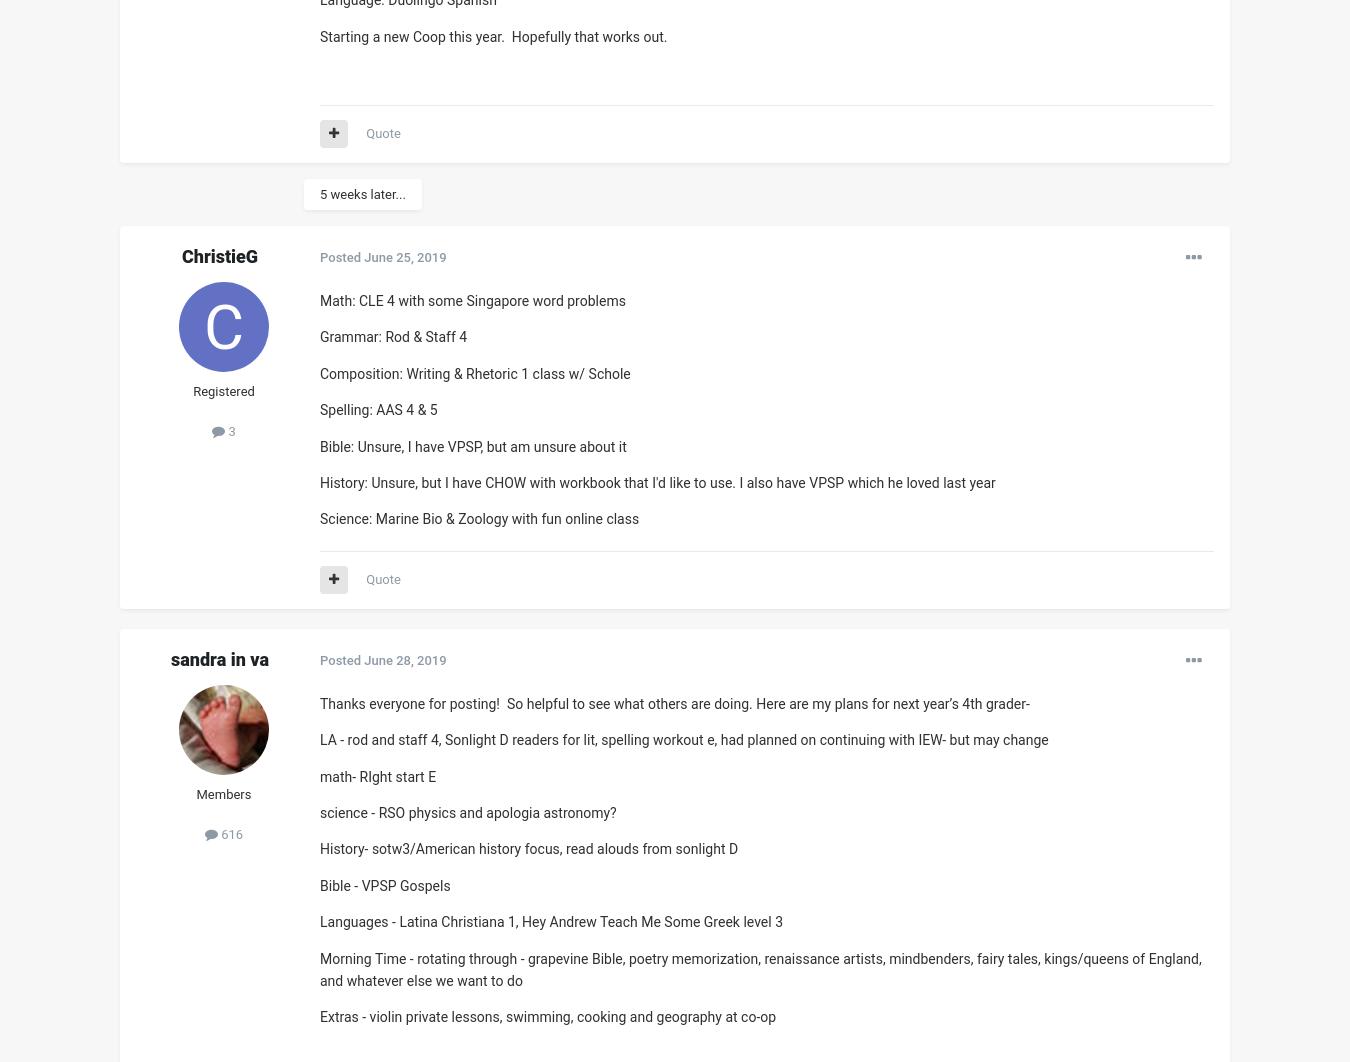 The image size is (1350, 1062). Describe the element at coordinates (318, 703) in the screenshot. I see `'Thanks everyone for posting!  So helpful to see what others are doing. Here are my plans for next year’s 4th grader-'` at that location.